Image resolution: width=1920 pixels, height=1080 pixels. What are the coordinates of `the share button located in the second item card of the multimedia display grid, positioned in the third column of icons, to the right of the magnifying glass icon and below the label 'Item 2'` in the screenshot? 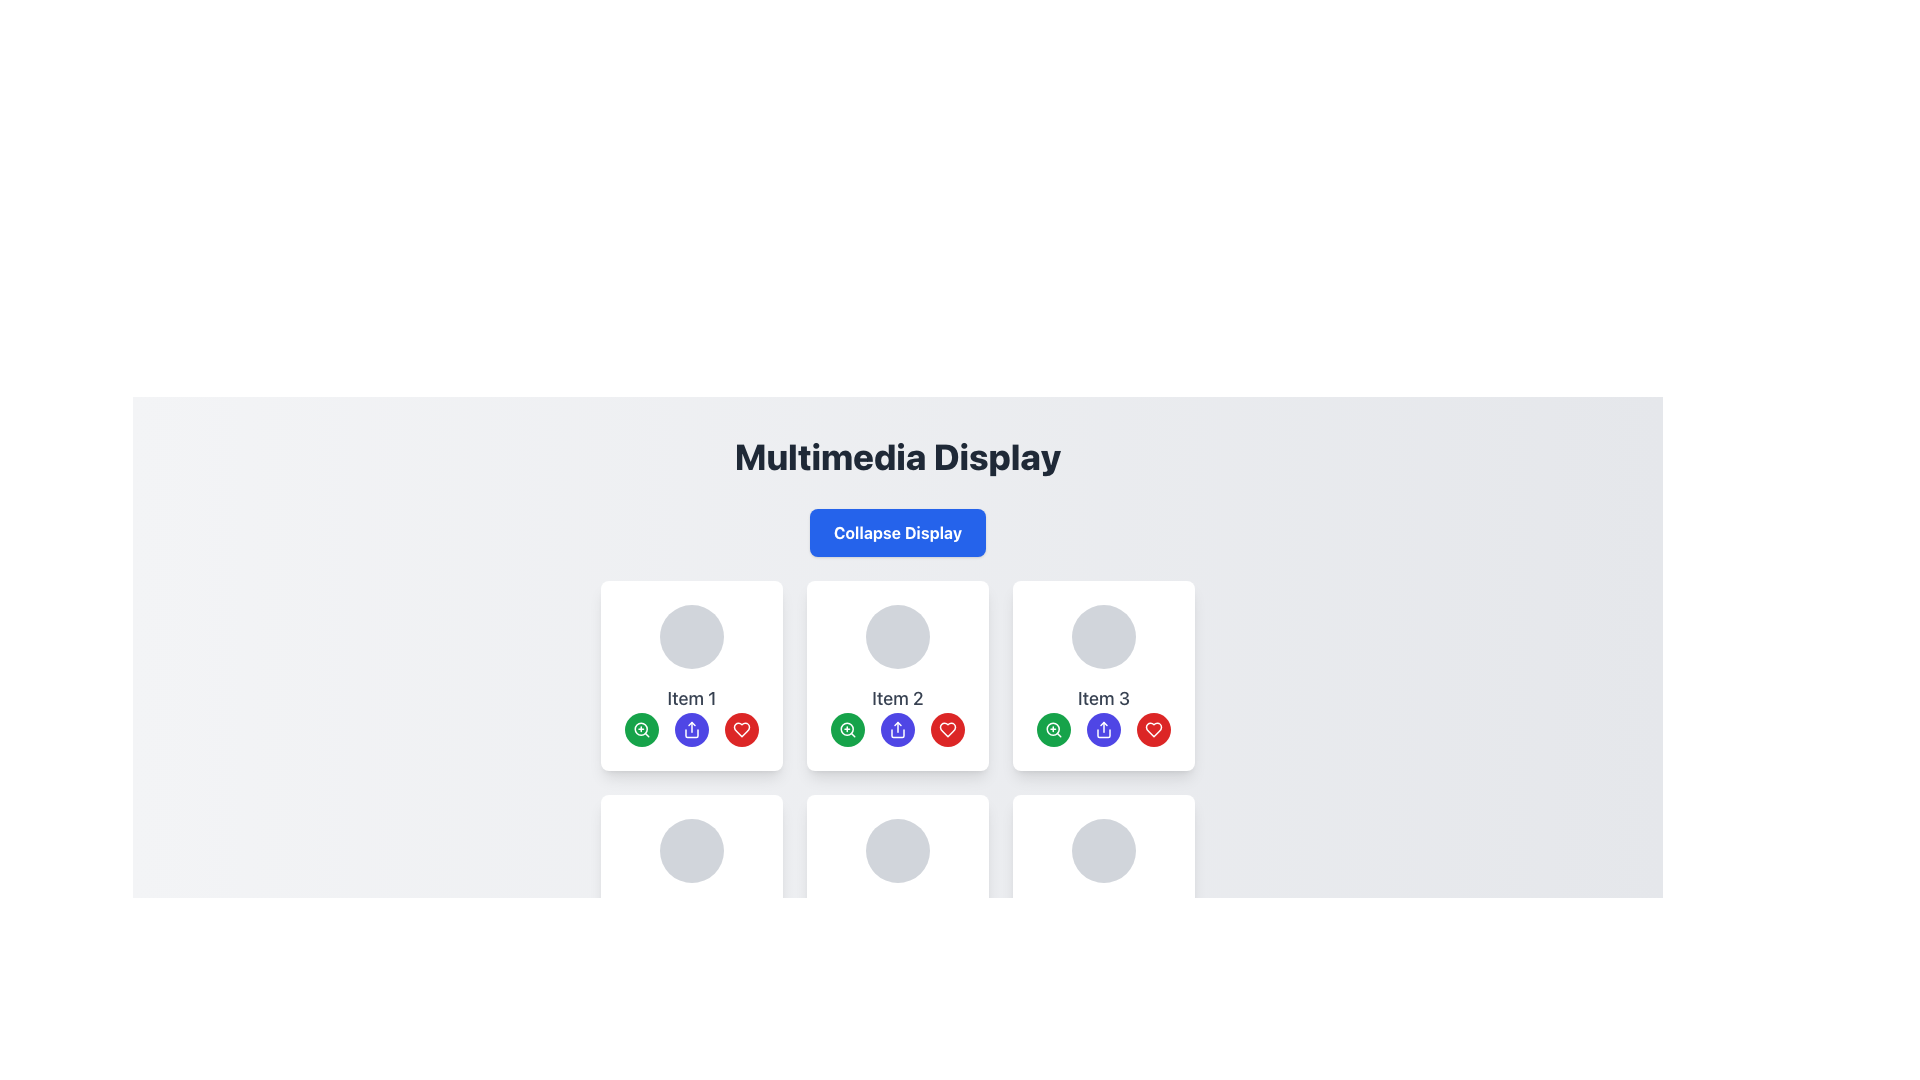 It's located at (896, 729).